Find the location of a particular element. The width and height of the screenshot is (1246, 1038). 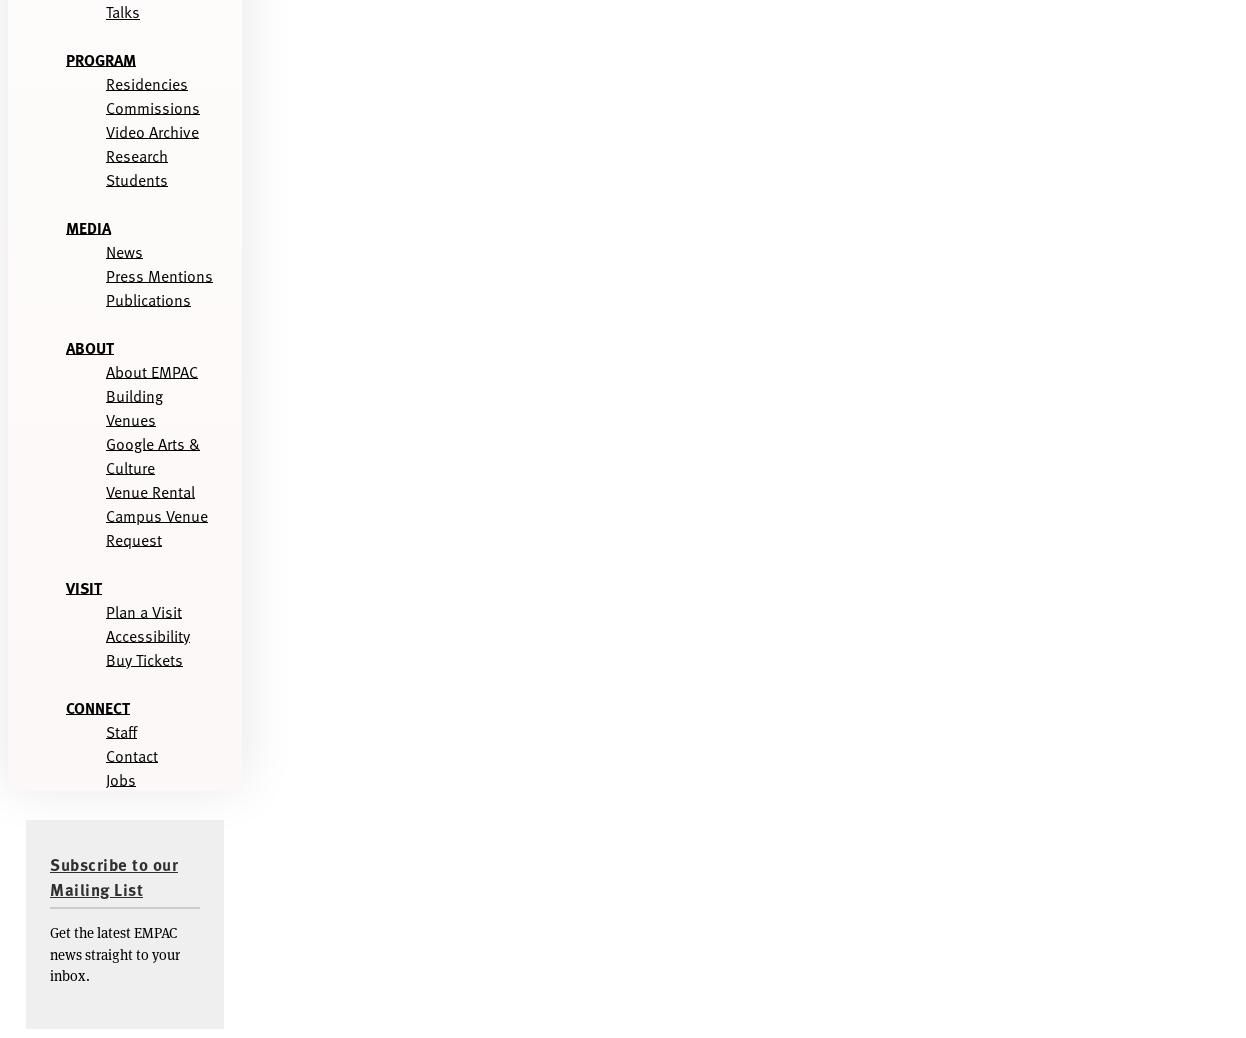

'Staff' is located at coordinates (120, 729).